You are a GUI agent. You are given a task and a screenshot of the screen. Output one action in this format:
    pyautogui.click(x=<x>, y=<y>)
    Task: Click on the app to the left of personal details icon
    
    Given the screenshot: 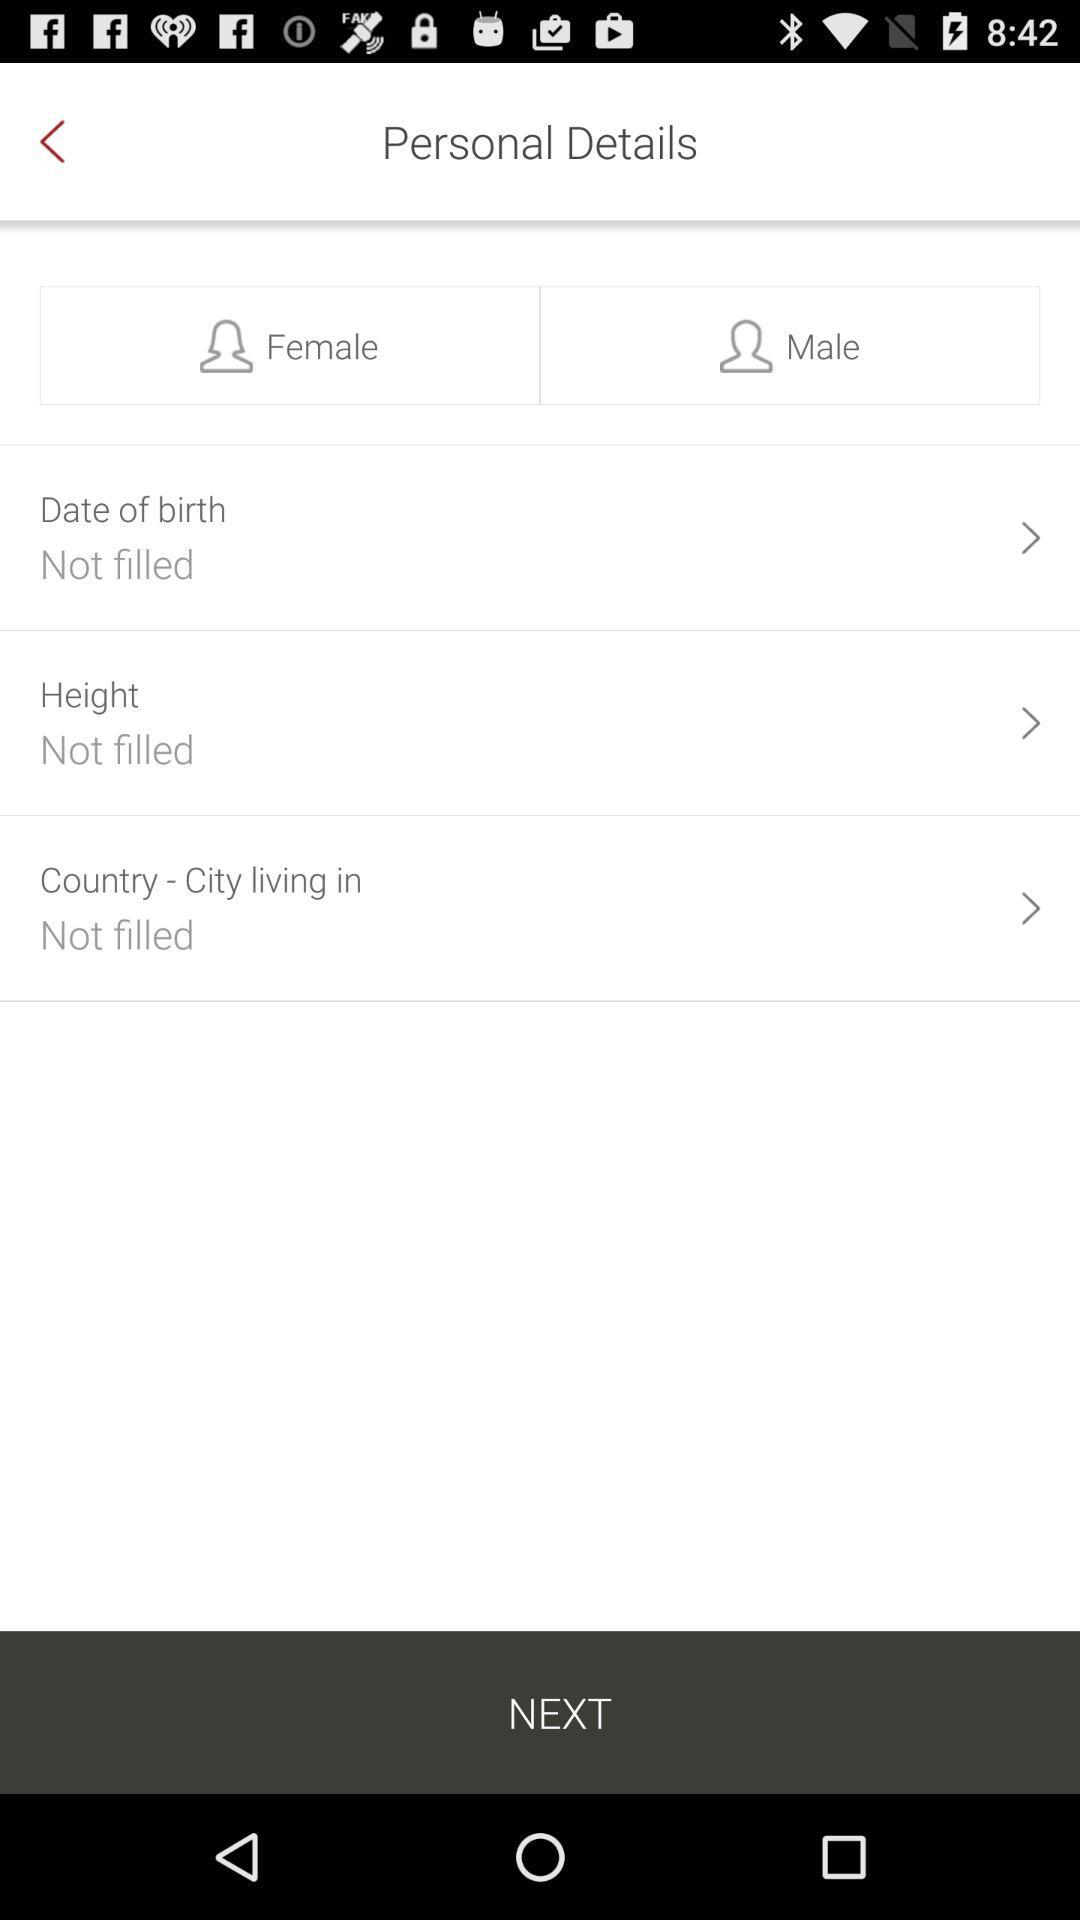 What is the action you would take?
    pyautogui.click(x=72, y=140)
    